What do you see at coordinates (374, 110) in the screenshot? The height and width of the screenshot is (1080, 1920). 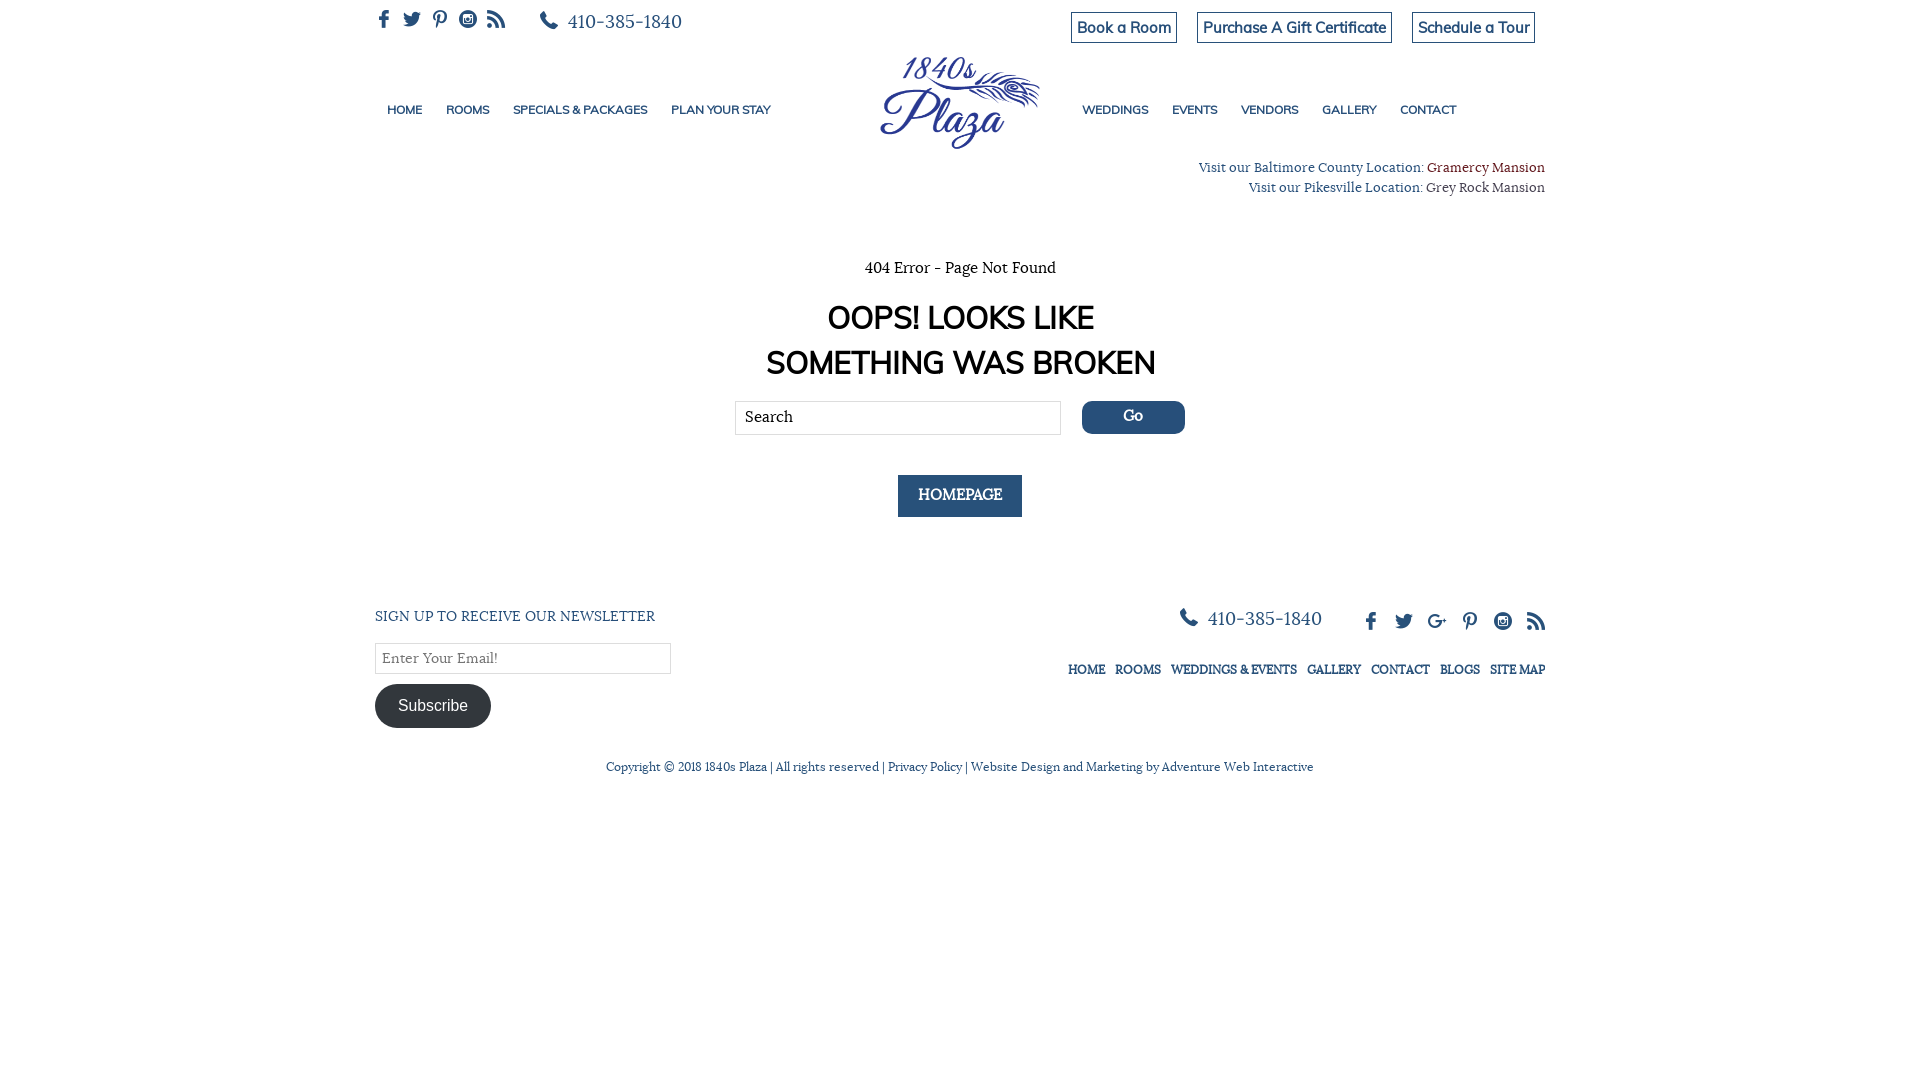 I see `'HOME'` at bounding box center [374, 110].